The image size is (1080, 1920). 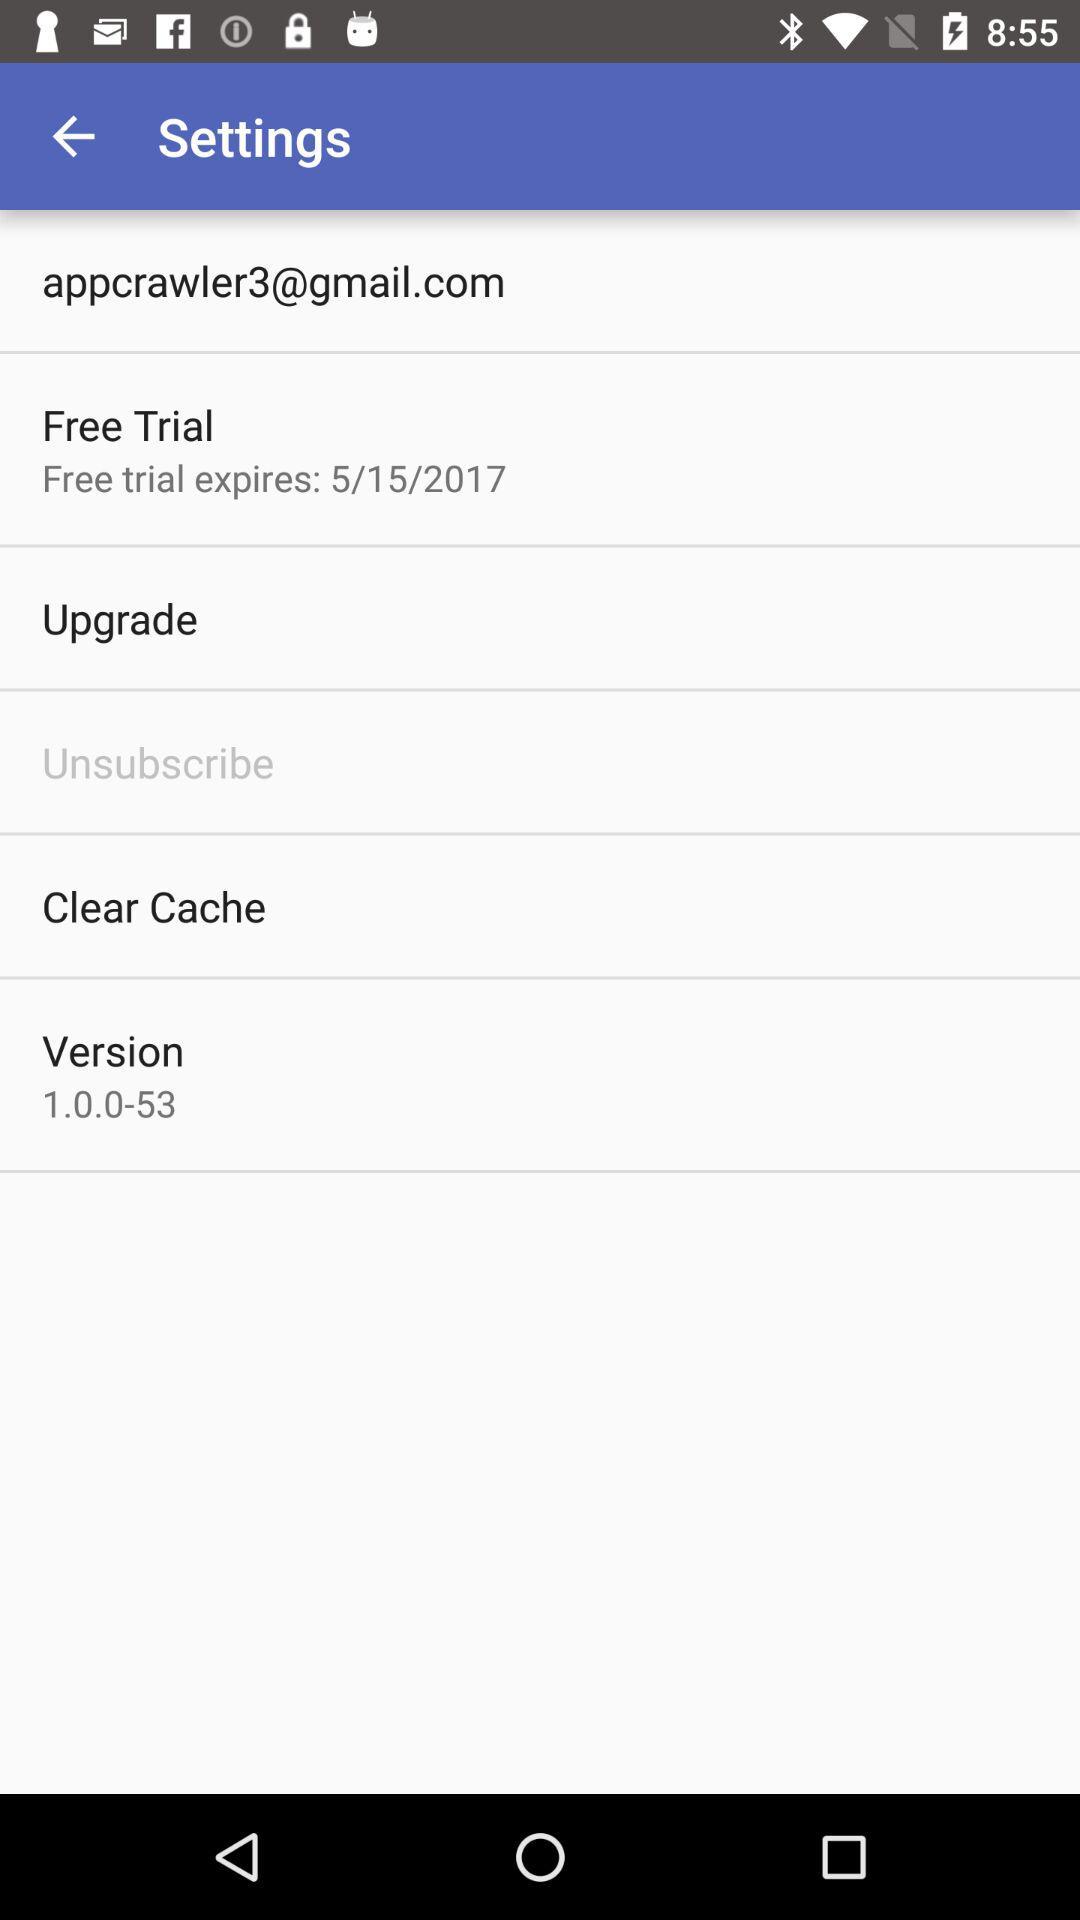 What do you see at coordinates (72, 135) in the screenshot?
I see `item to the left of settings item` at bounding box center [72, 135].